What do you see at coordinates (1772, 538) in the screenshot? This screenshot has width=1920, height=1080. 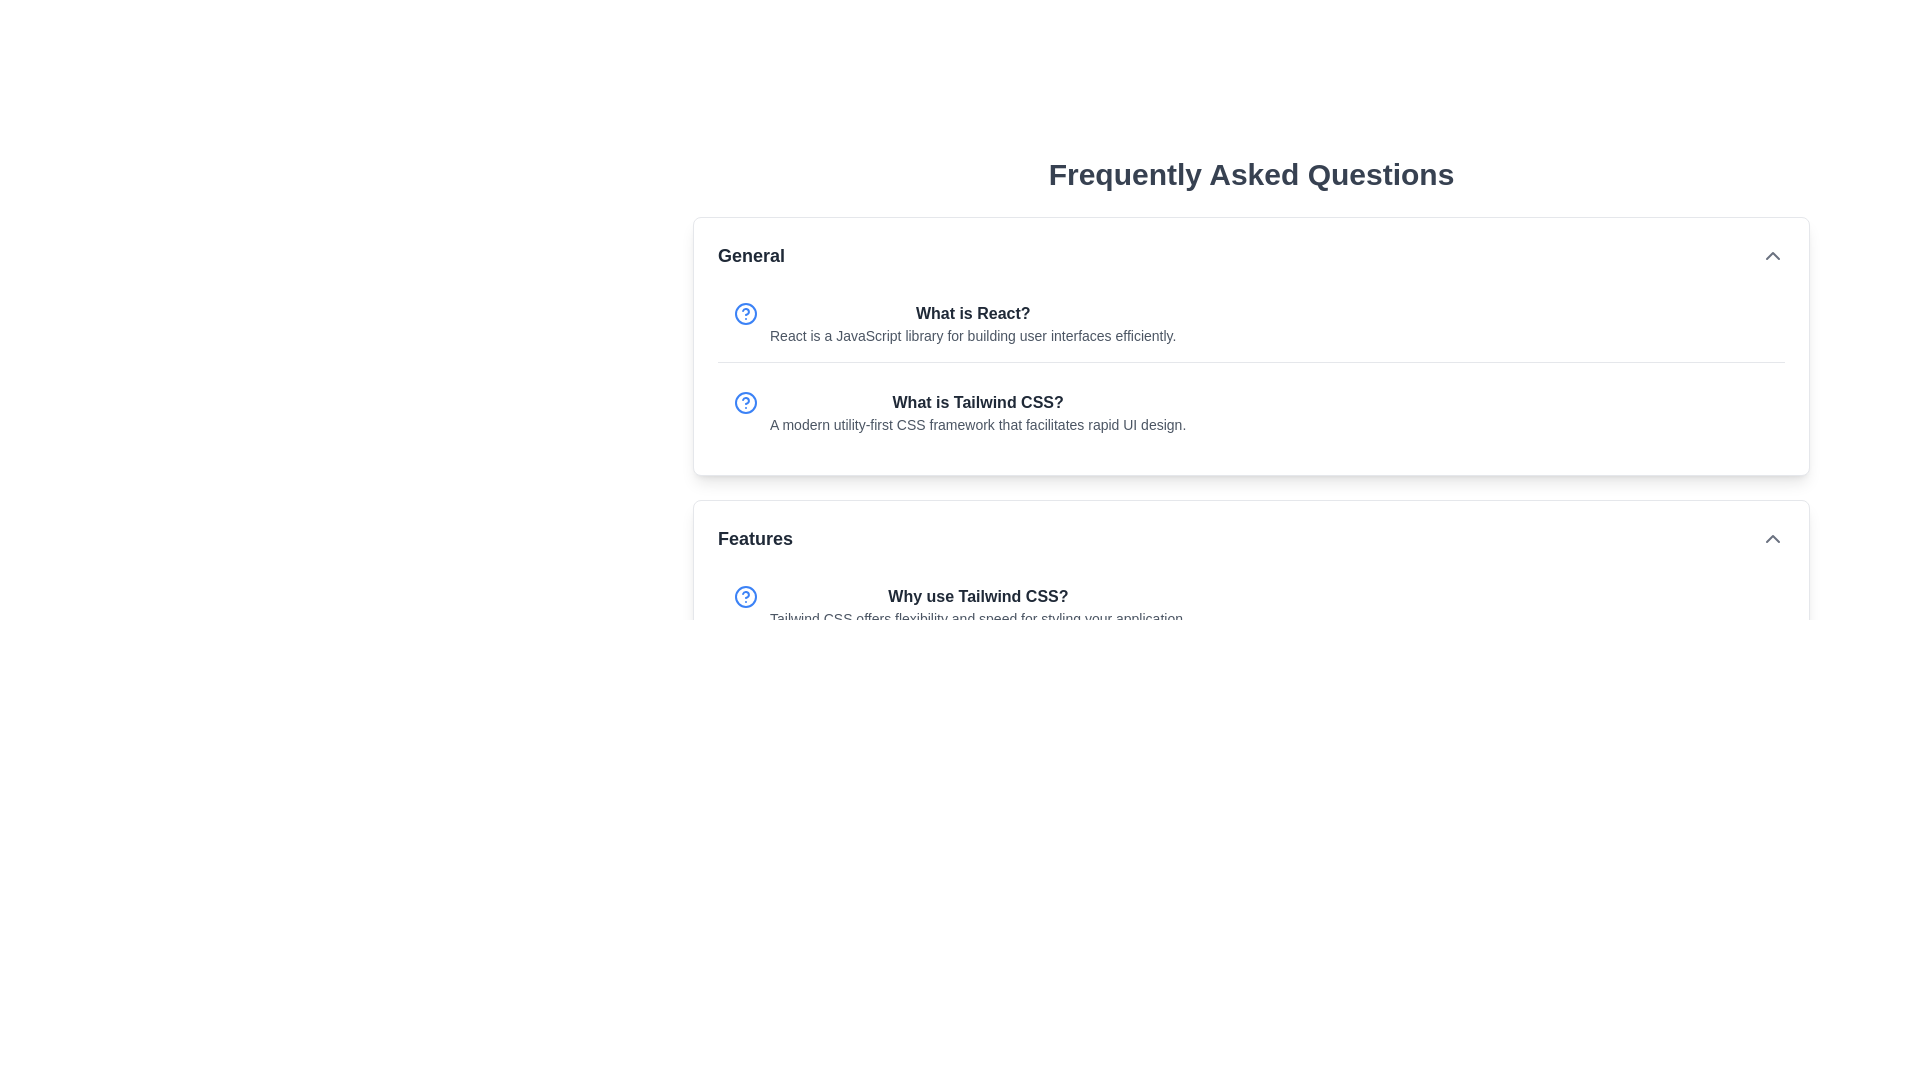 I see `the chevron icon located at the far-right edge of the 'Features' section header` at bounding box center [1772, 538].